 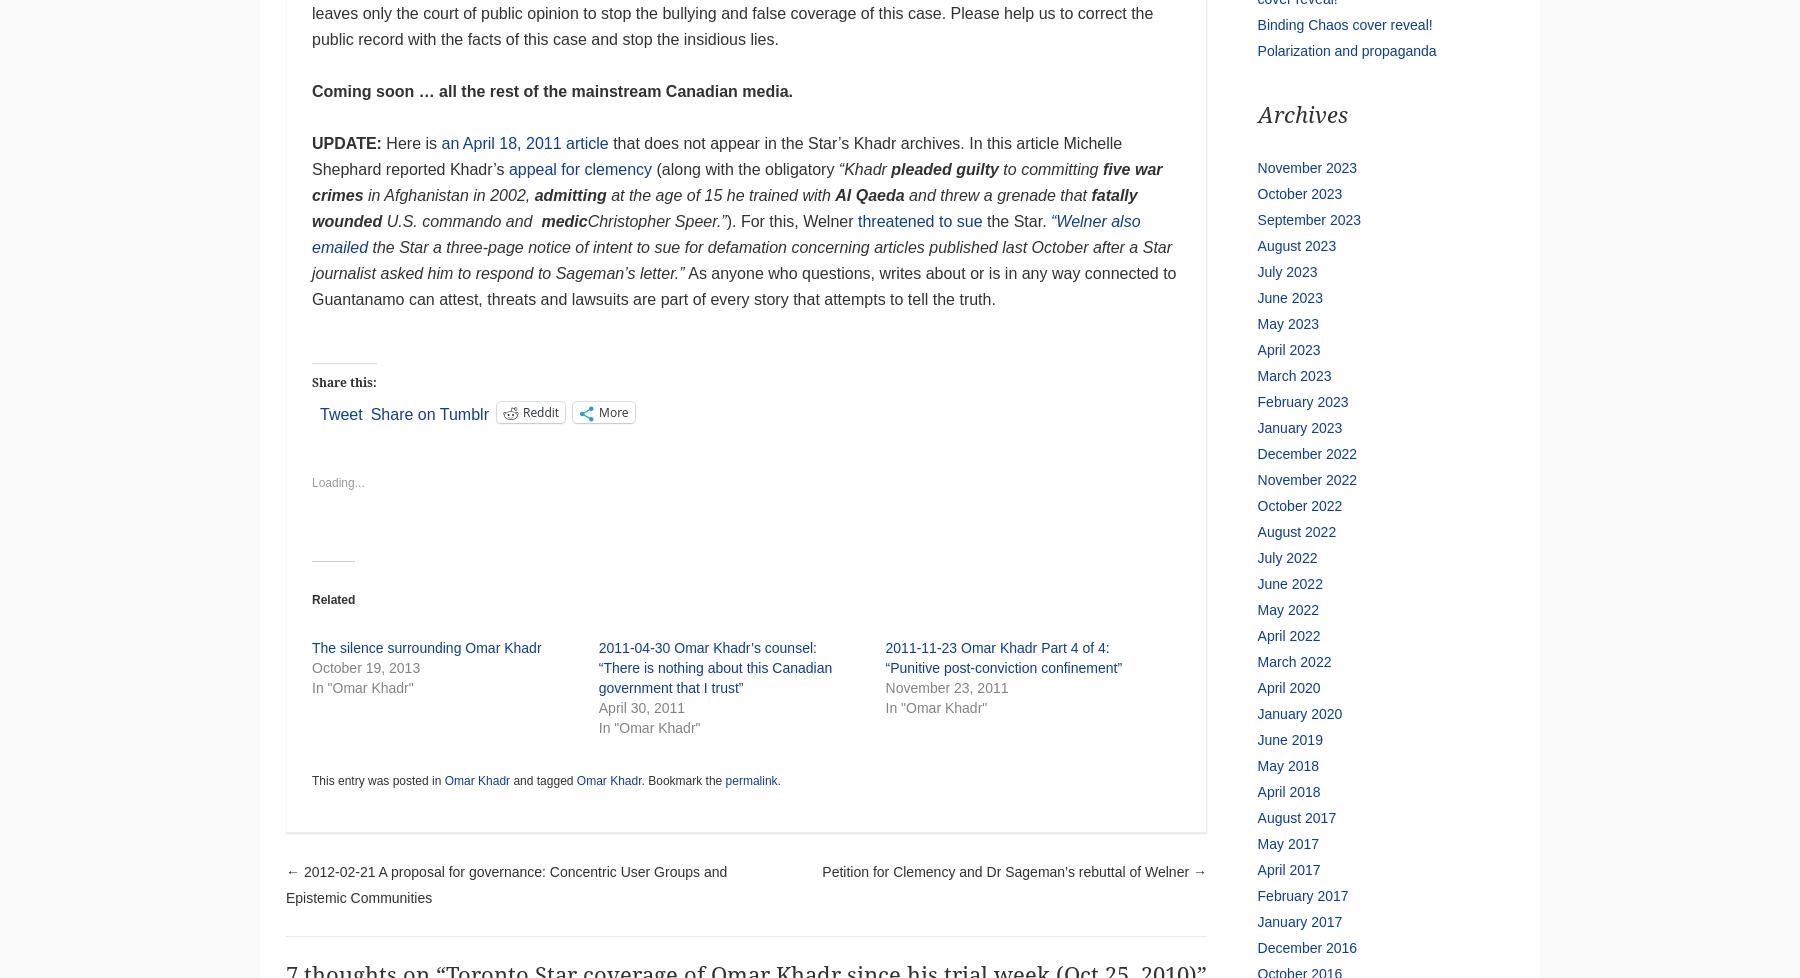 What do you see at coordinates (1288, 349) in the screenshot?
I see `'April 2023'` at bounding box center [1288, 349].